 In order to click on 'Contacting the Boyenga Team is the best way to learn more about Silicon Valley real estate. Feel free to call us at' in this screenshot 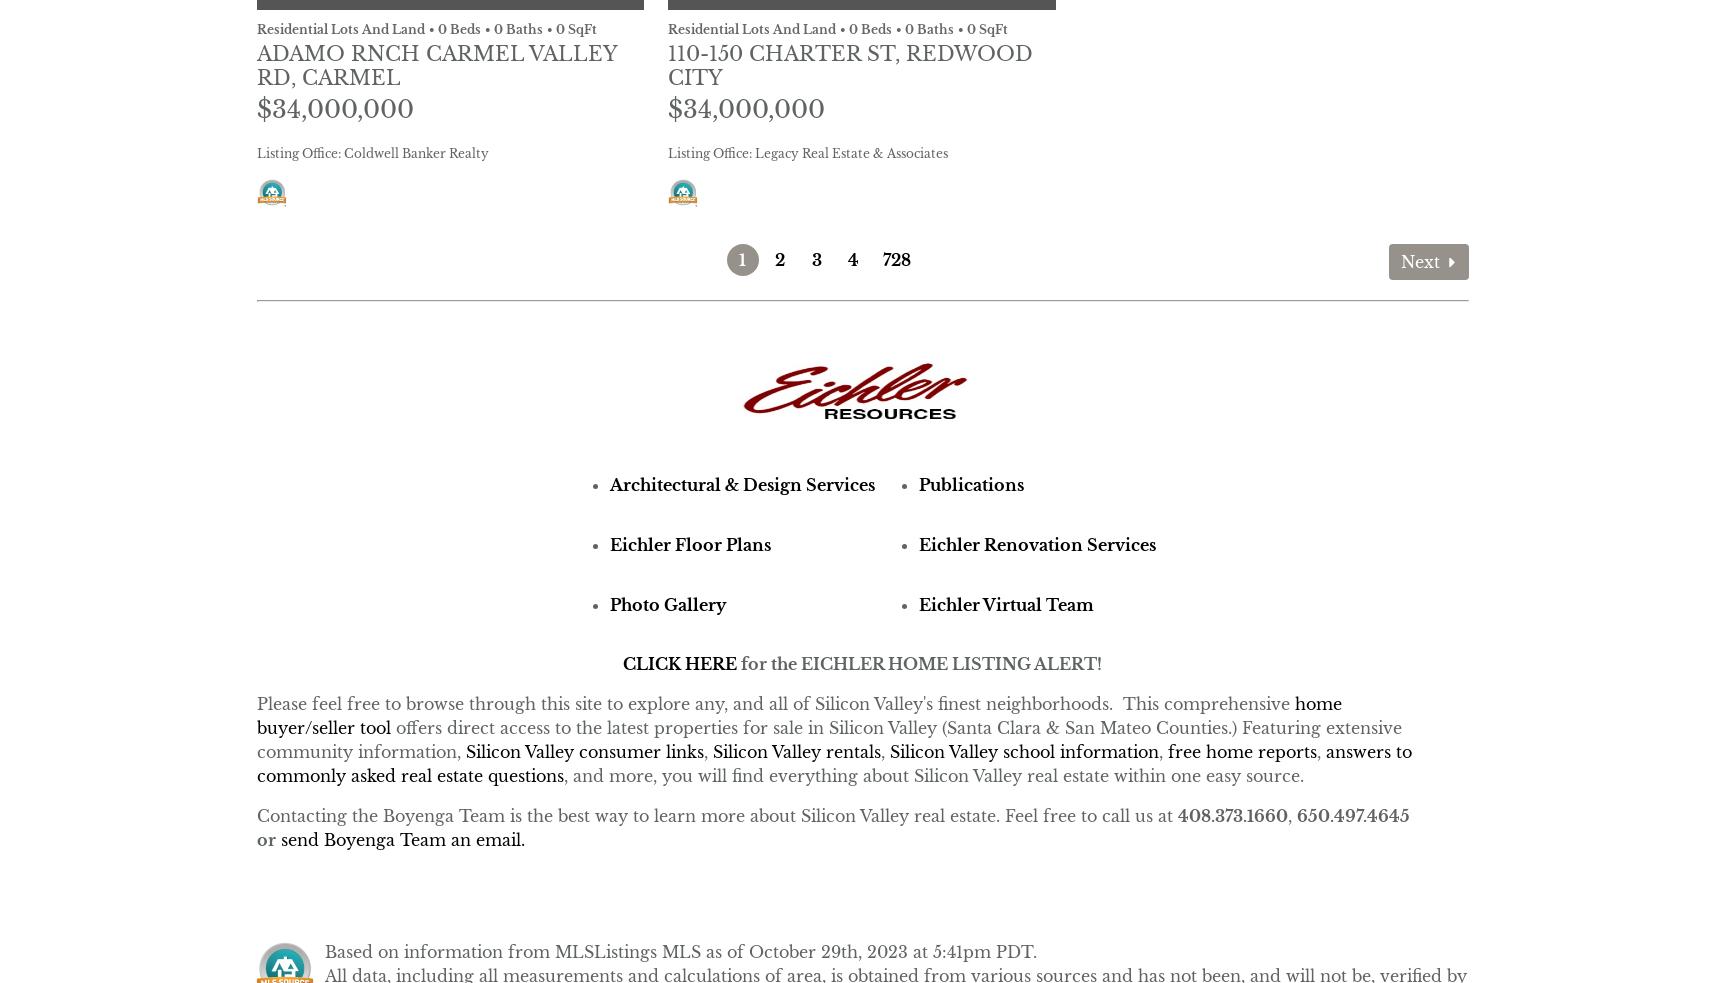, I will do `click(254, 814)`.